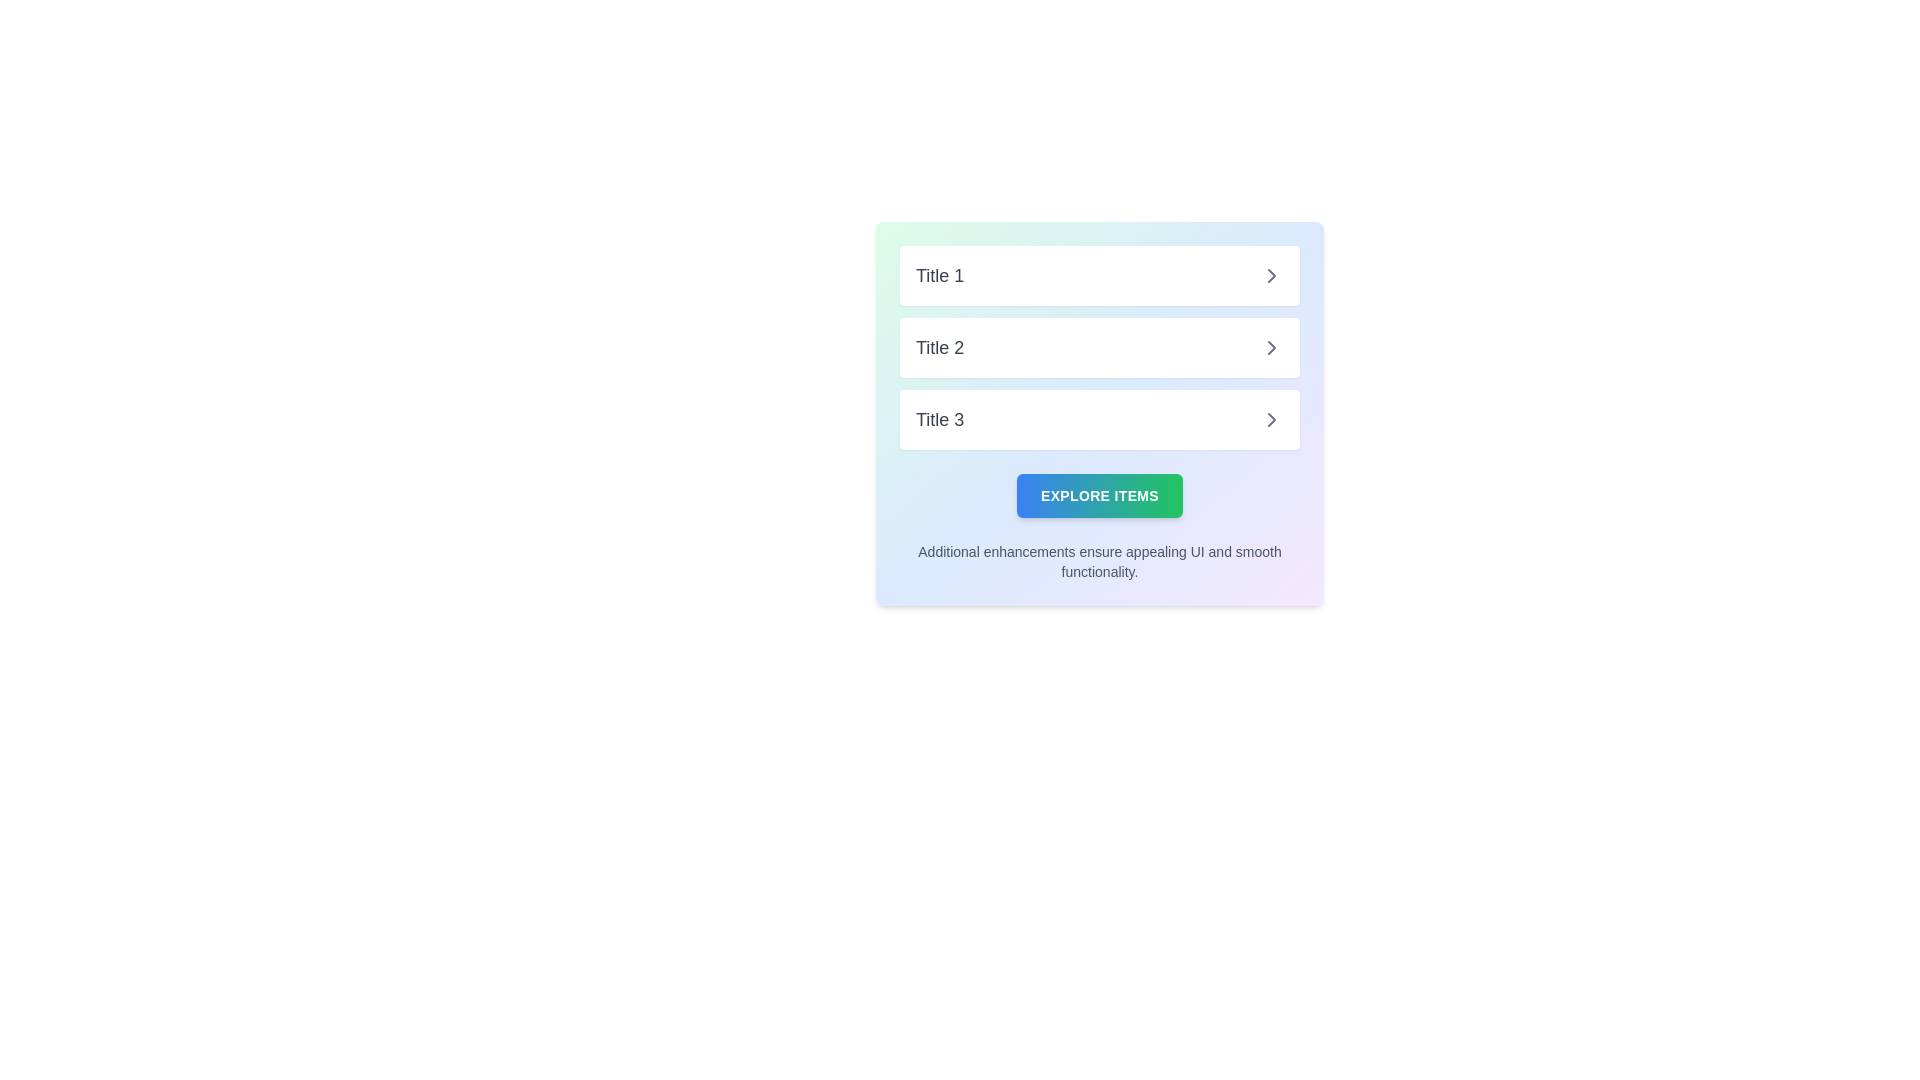  Describe the element at coordinates (1271, 276) in the screenshot. I see `the rightward chevron icon` at that location.